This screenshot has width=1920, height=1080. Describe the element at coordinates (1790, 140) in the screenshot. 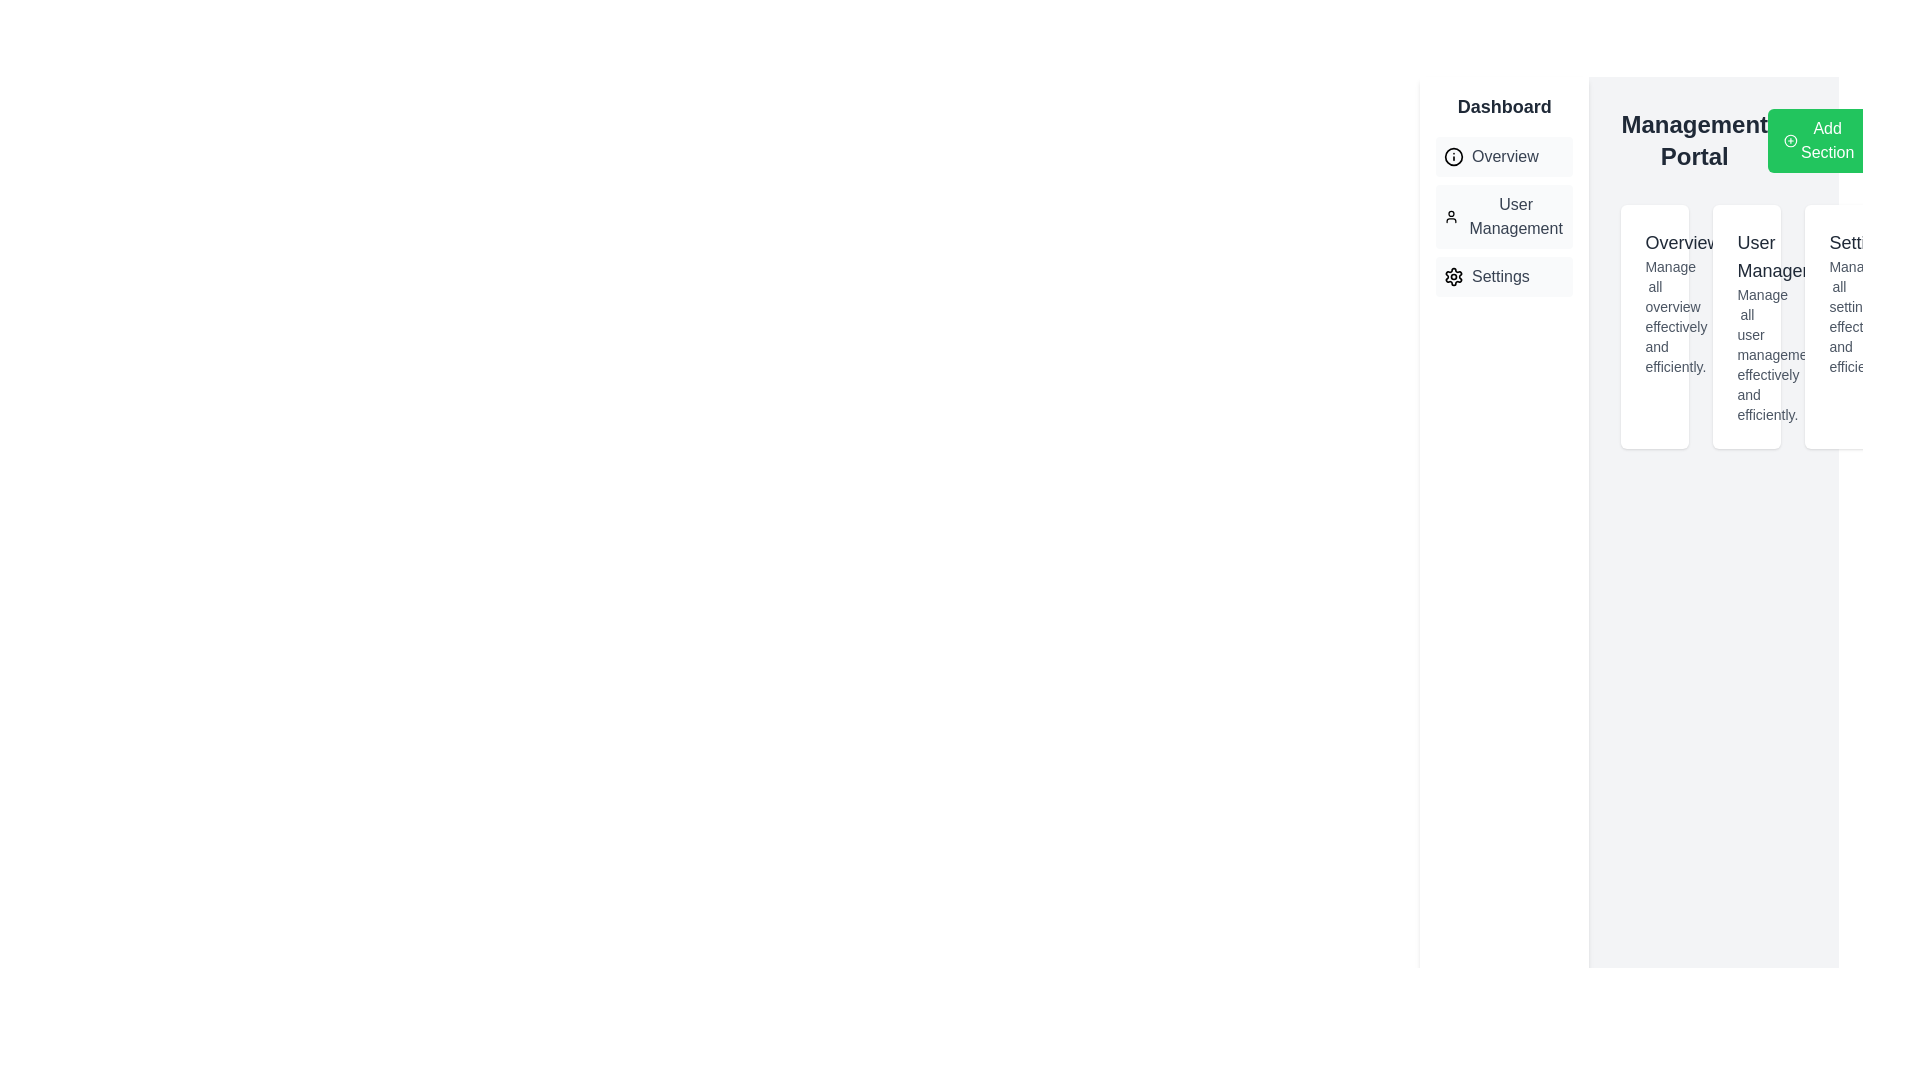

I see `the circular icon with a plus sign in the upper right corner of the 'Management Portal' panel, located within the green 'Add Section' rectangle` at that location.